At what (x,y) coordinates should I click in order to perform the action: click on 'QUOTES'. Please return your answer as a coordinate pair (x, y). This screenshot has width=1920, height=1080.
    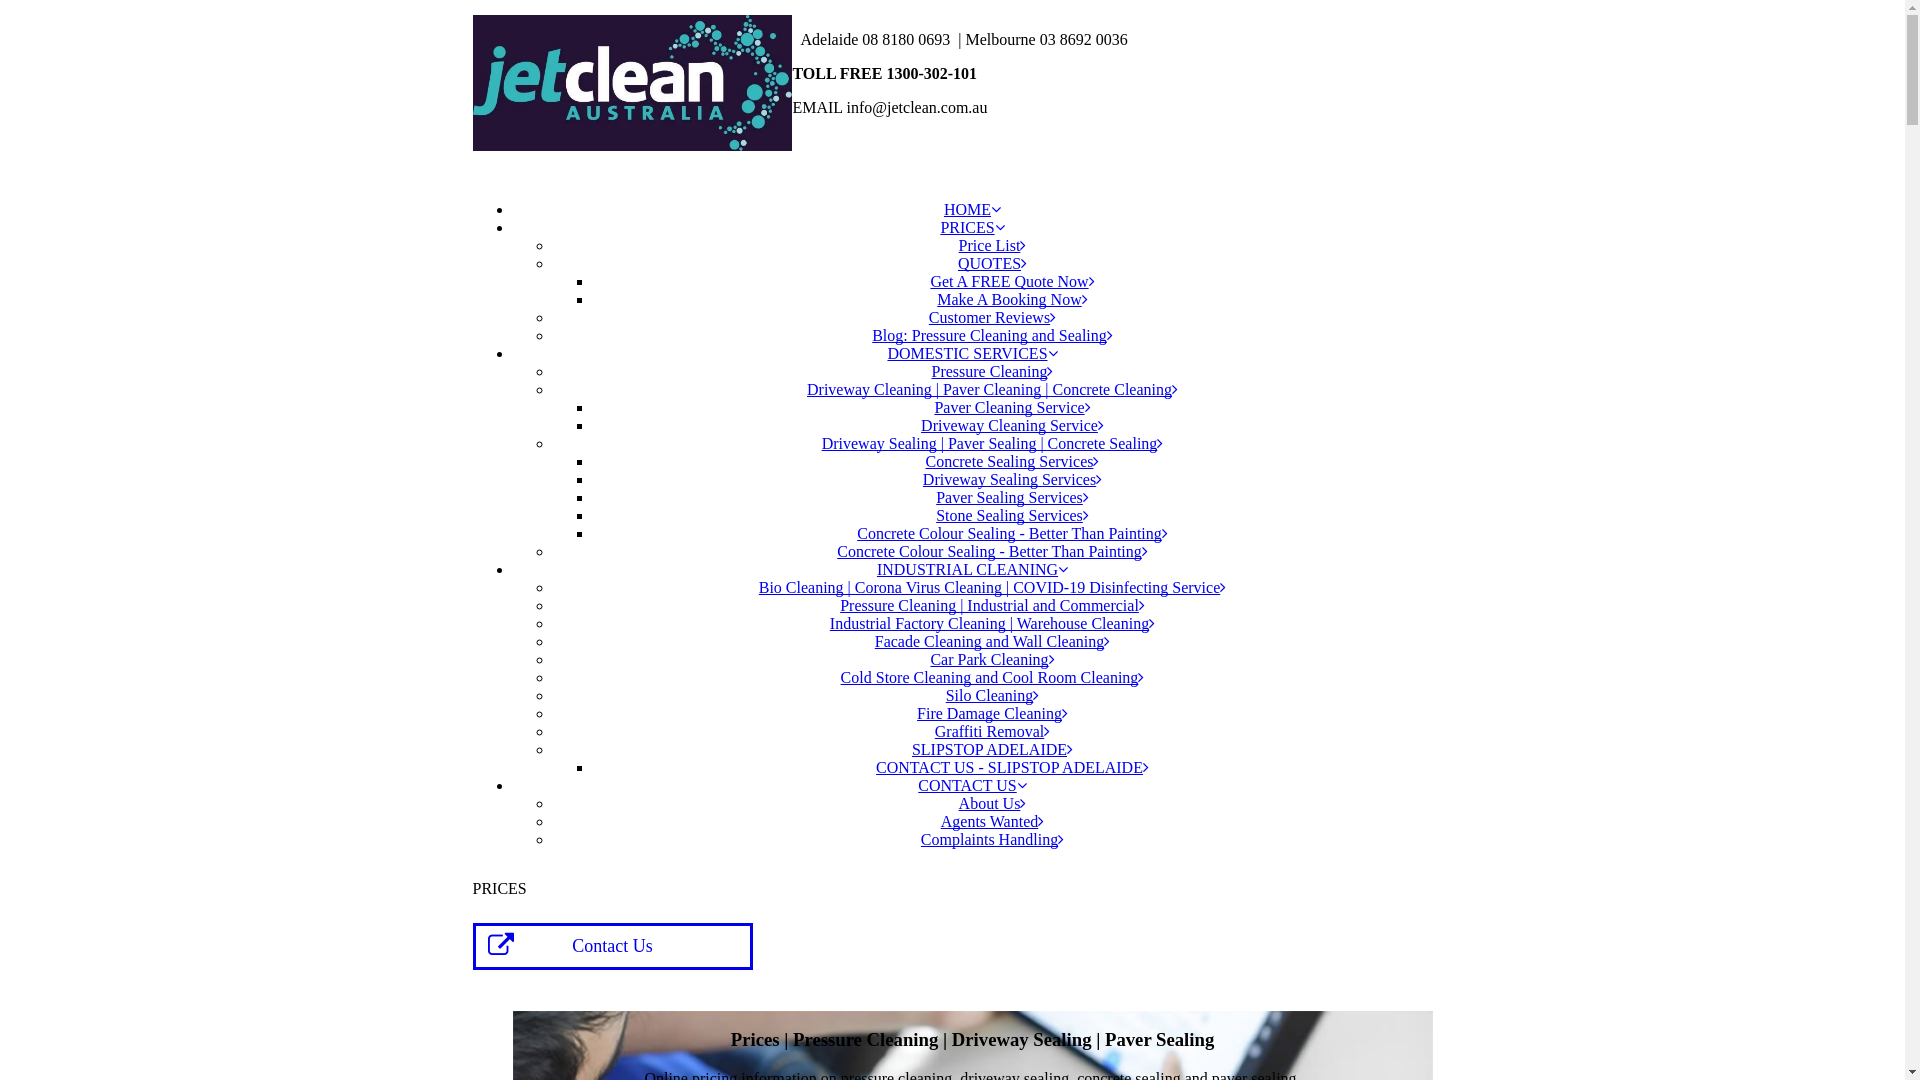
    Looking at the image, I should click on (957, 262).